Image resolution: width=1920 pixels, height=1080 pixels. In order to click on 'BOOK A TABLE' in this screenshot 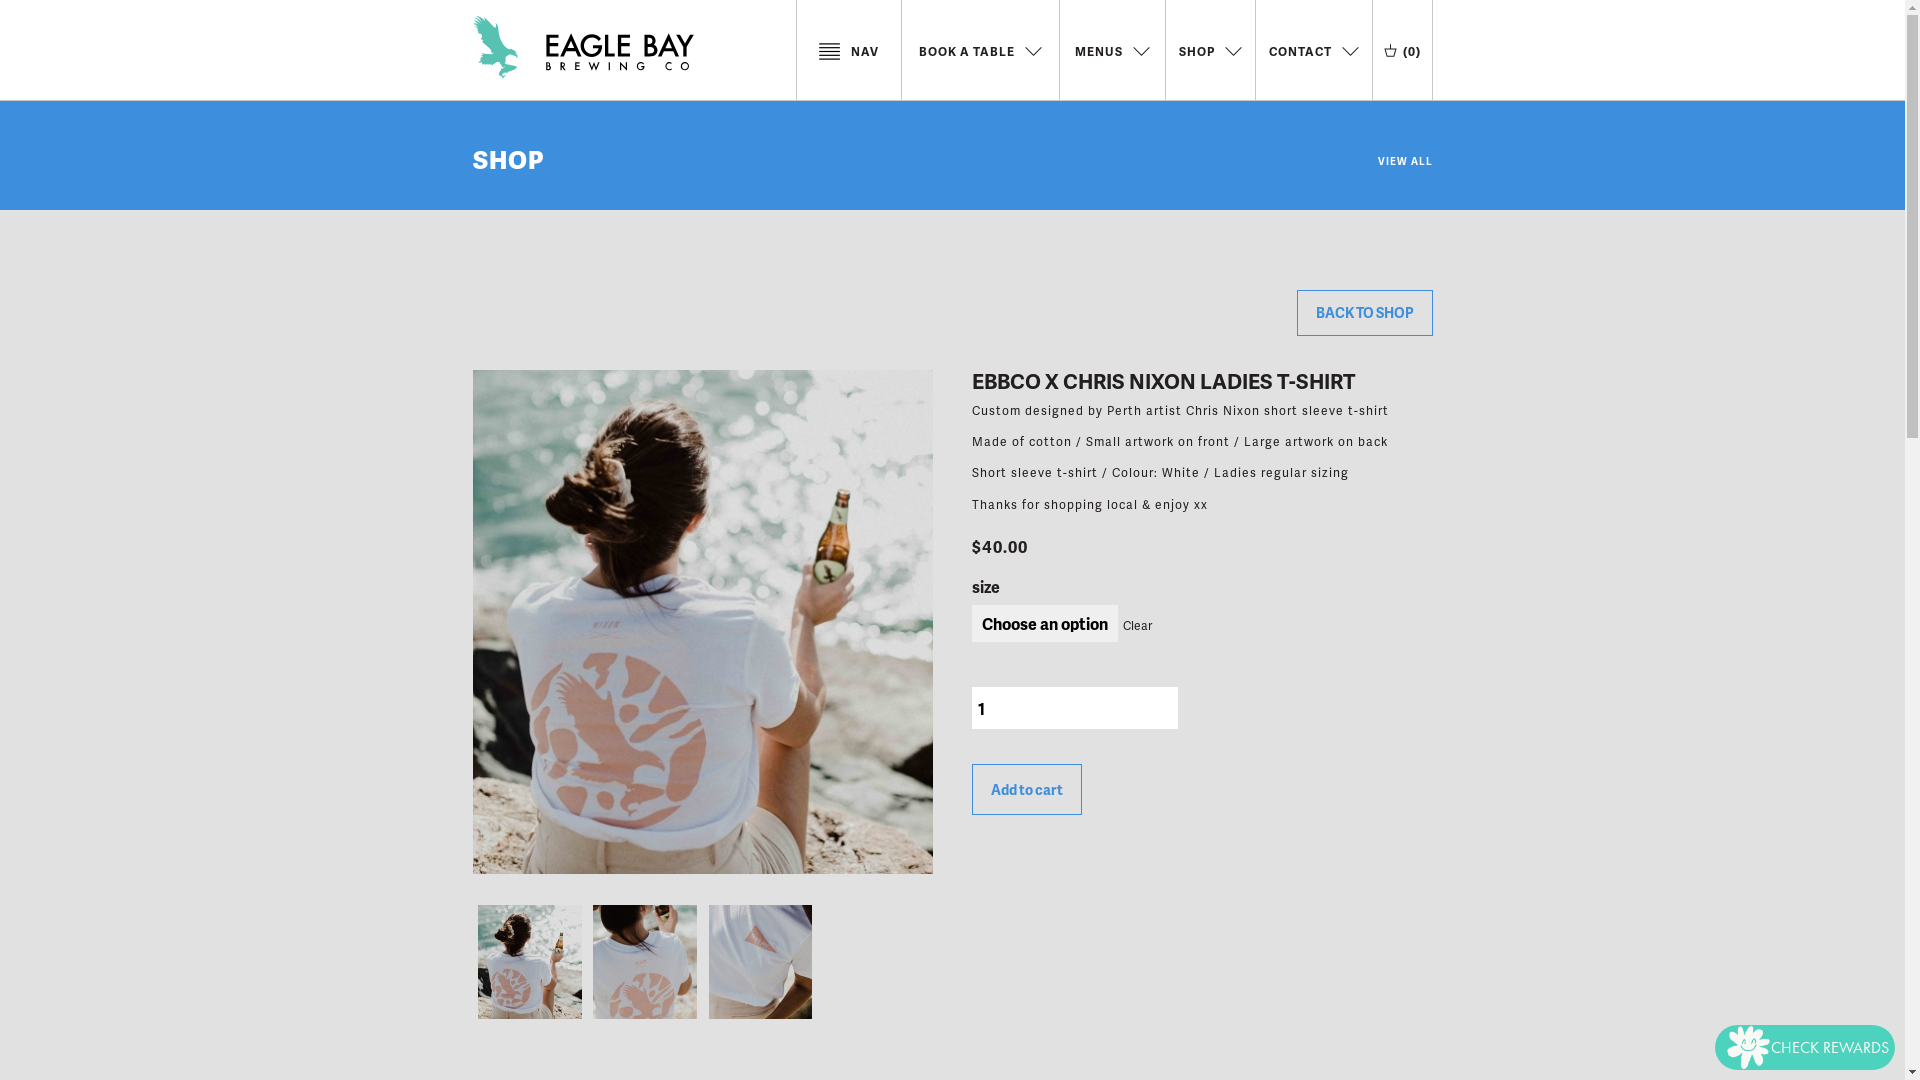, I will do `click(979, 49)`.